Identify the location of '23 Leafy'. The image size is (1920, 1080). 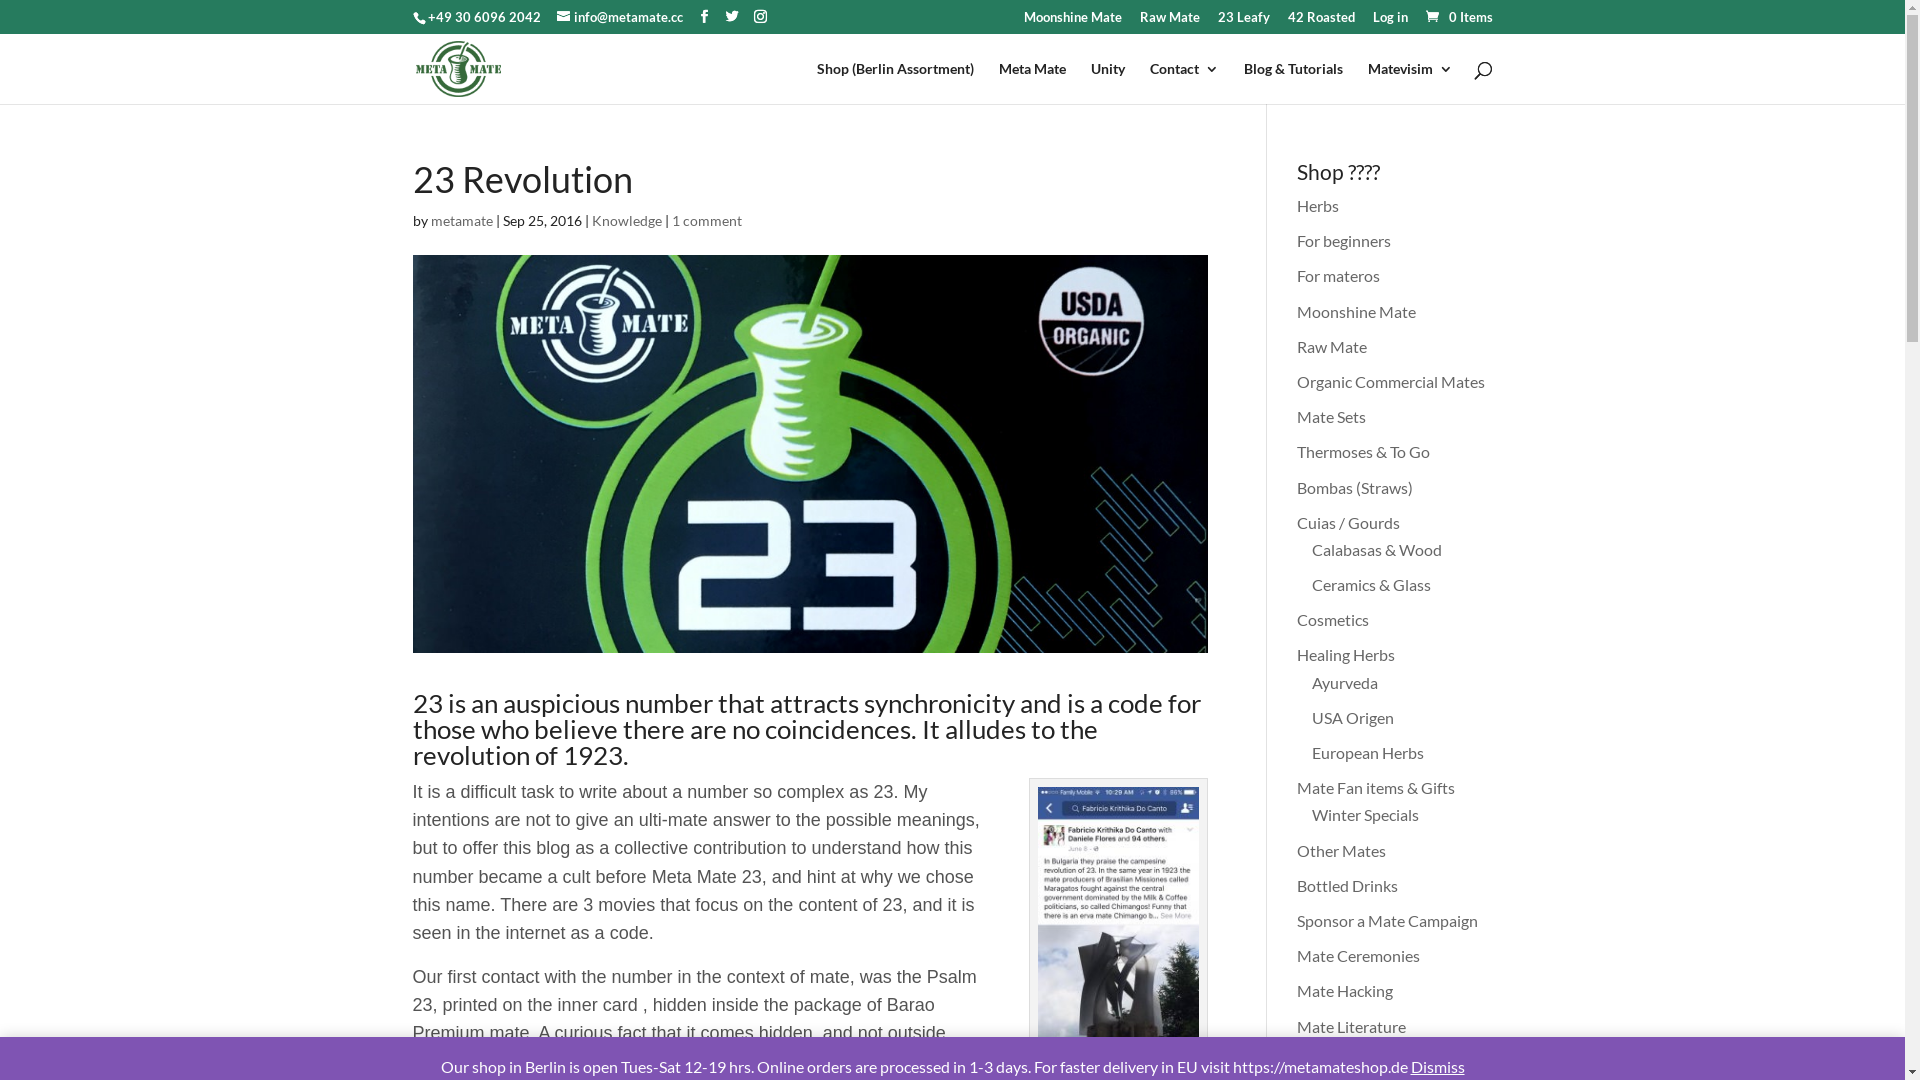
(1242, 22).